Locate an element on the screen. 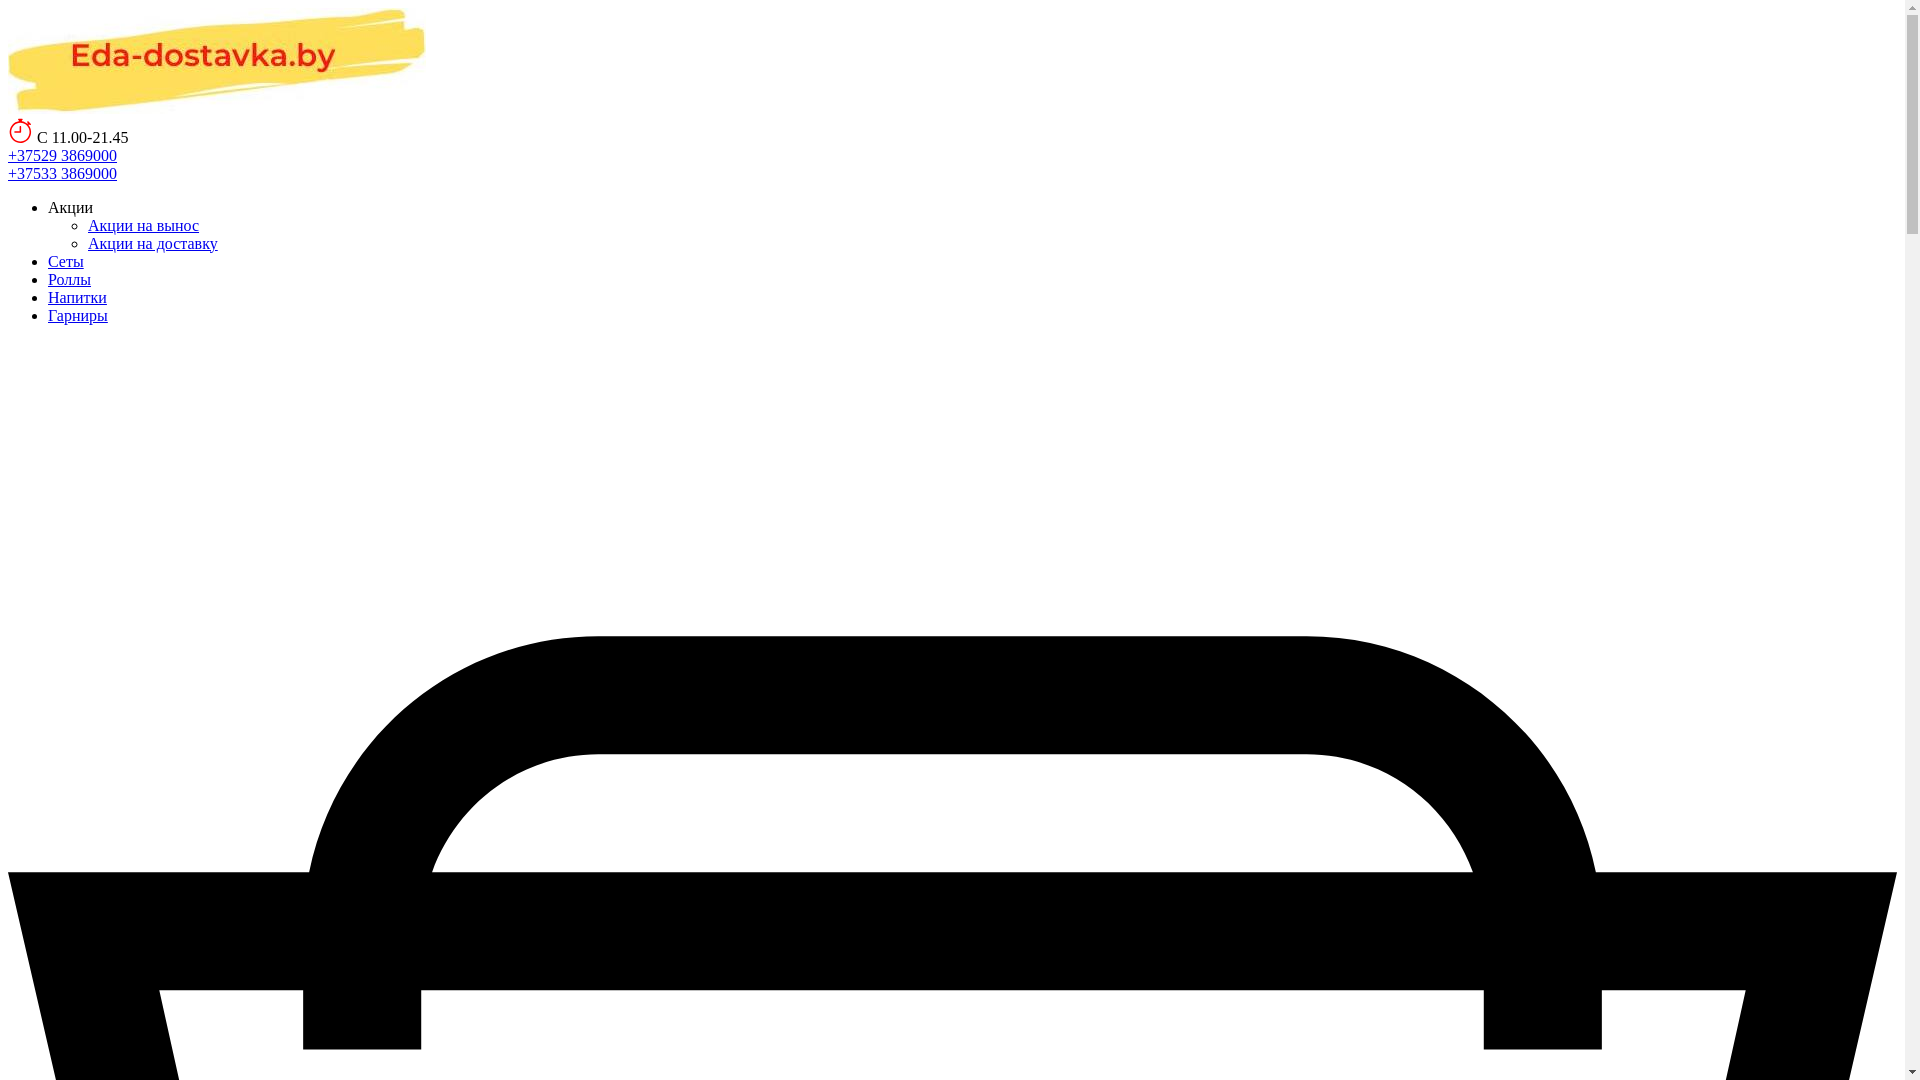  '+37533 3869000' is located at coordinates (62, 171).